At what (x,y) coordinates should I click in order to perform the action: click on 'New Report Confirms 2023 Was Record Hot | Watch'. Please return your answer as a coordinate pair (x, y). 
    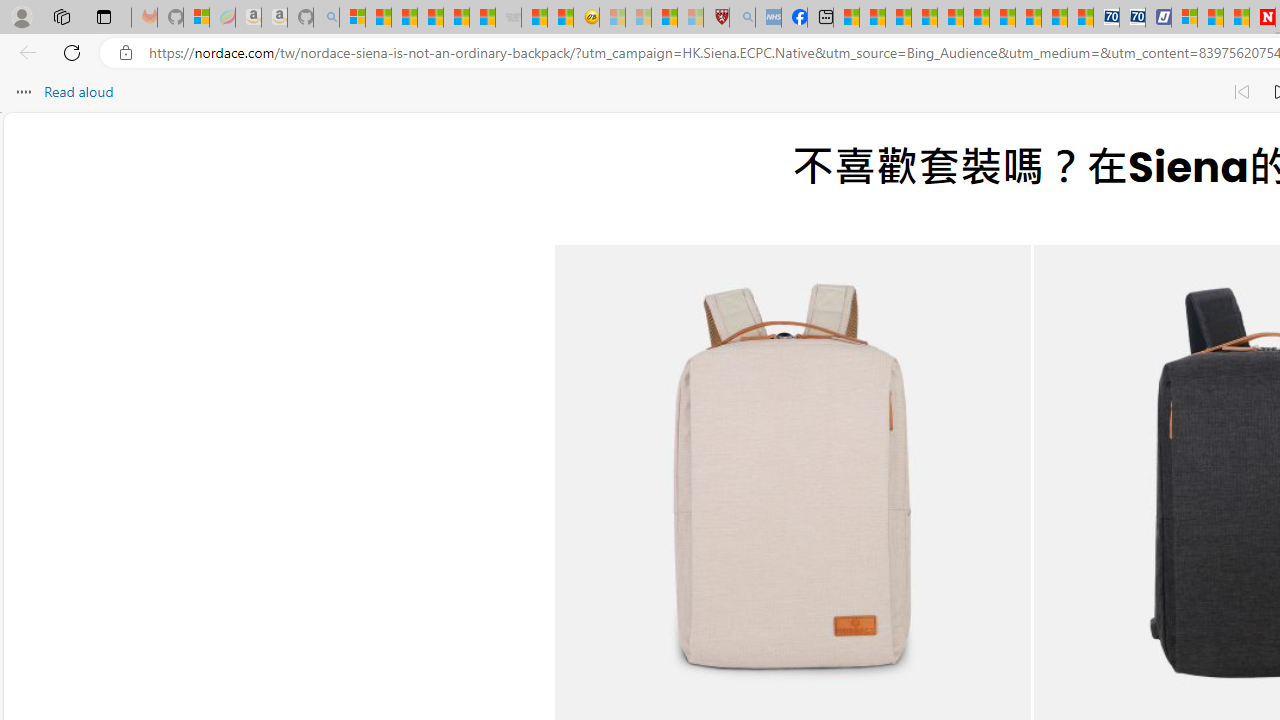
    Looking at the image, I should click on (455, 17).